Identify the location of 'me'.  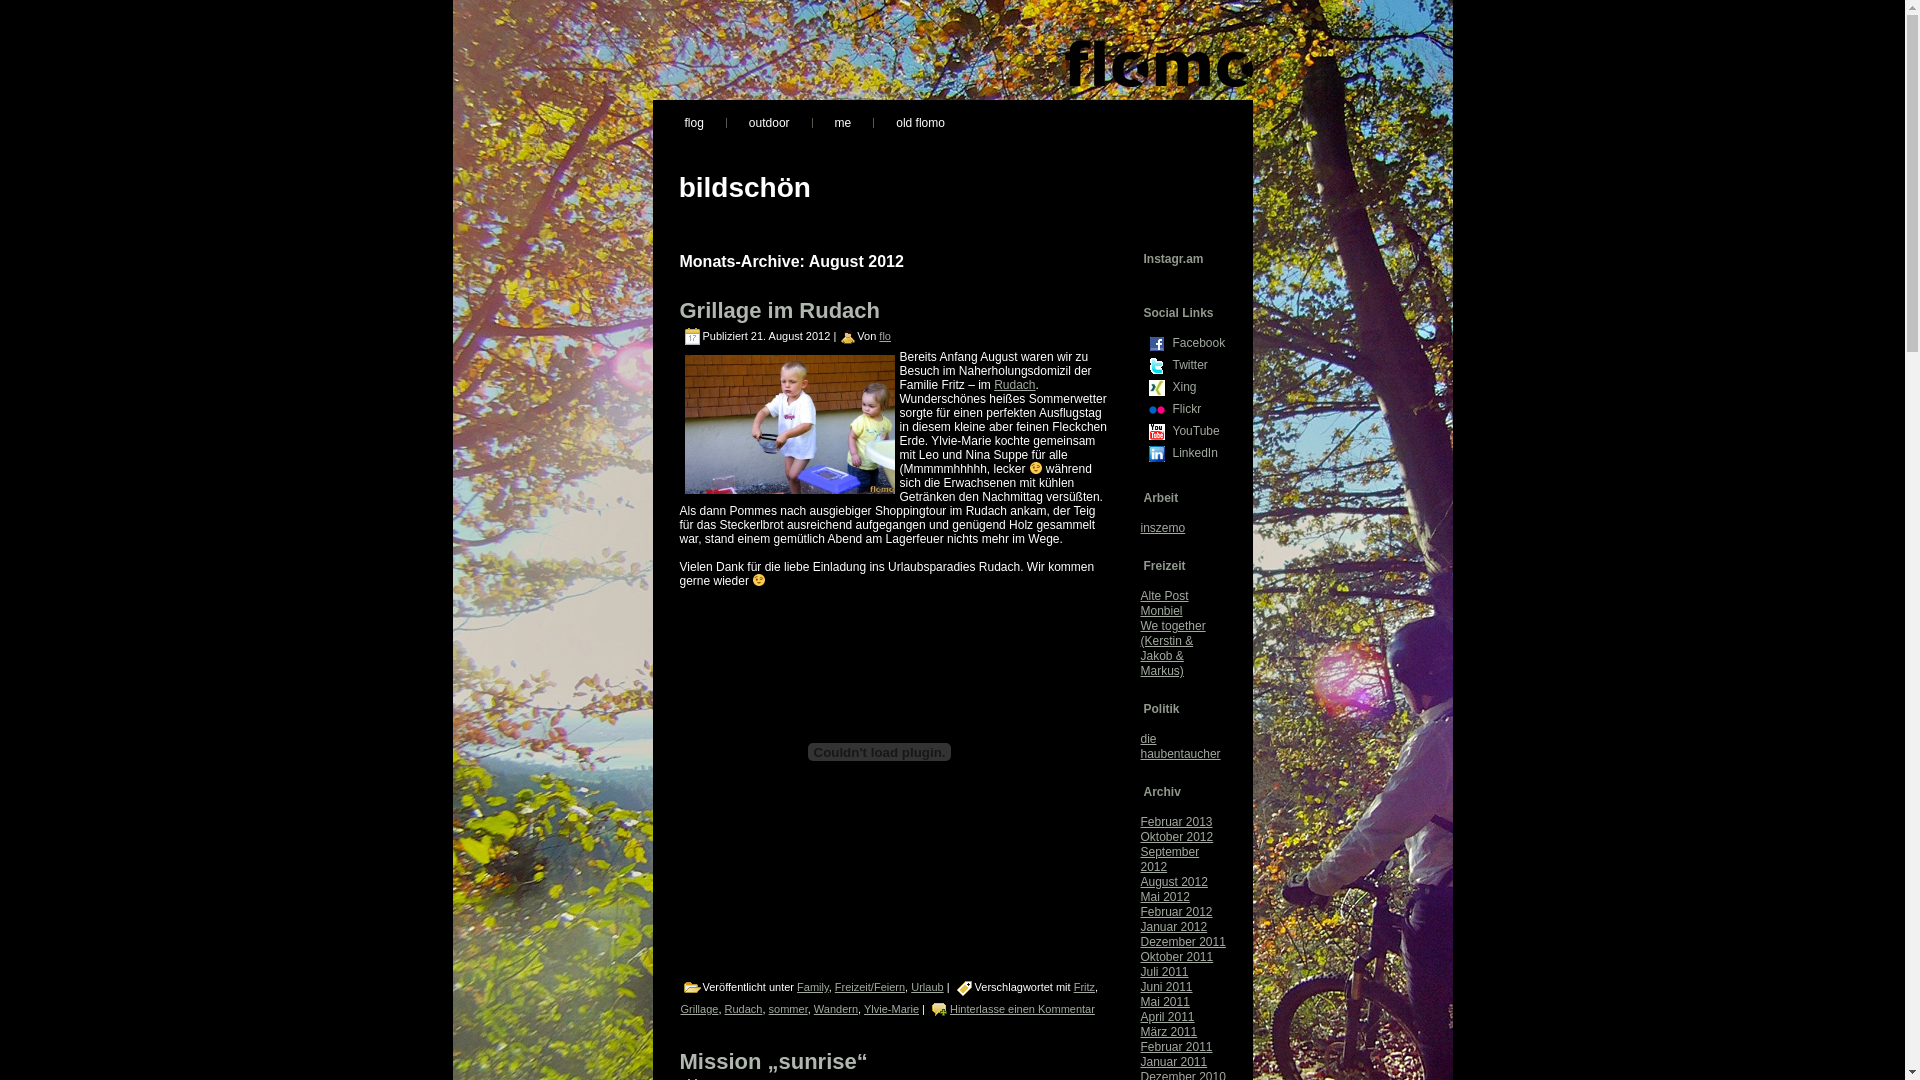
(843, 123).